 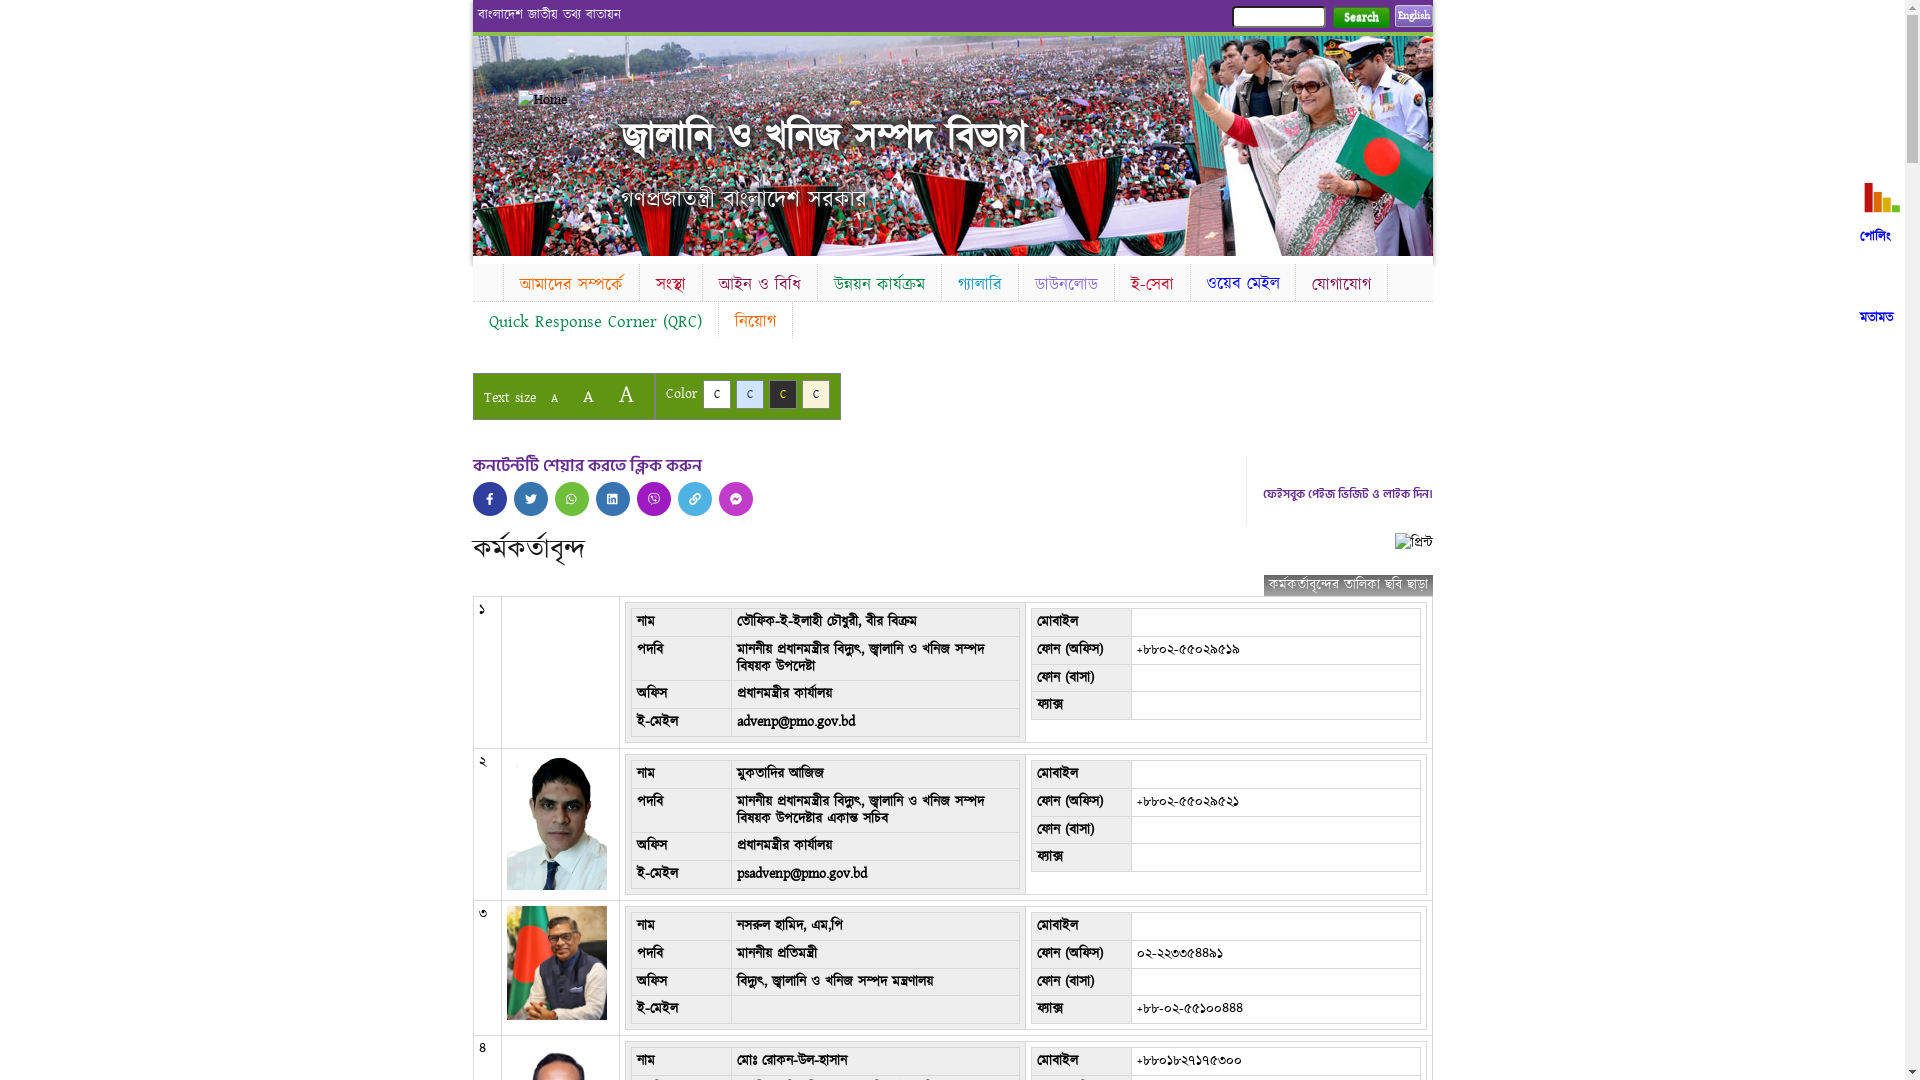 I want to click on 'C', so click(x=748, y=394).